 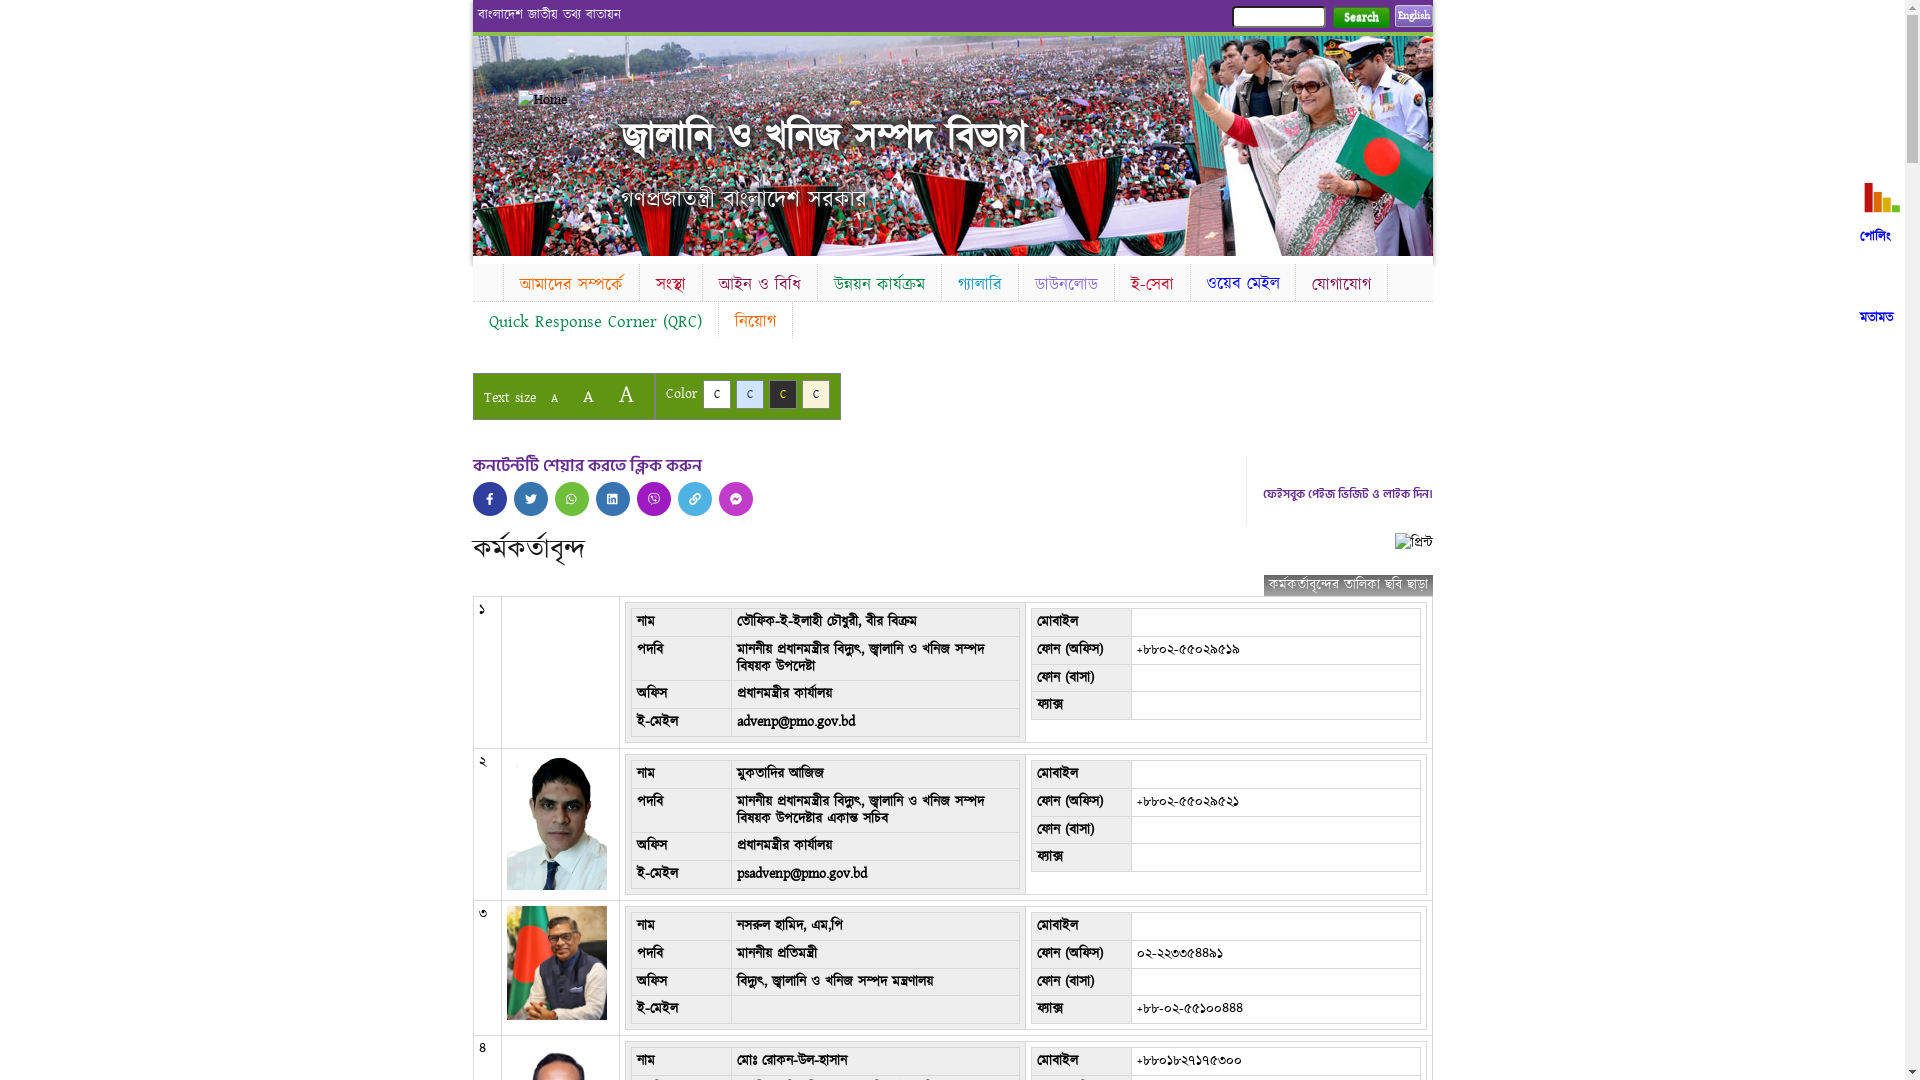 I want to click on 'C', so click(x=748, y=394).